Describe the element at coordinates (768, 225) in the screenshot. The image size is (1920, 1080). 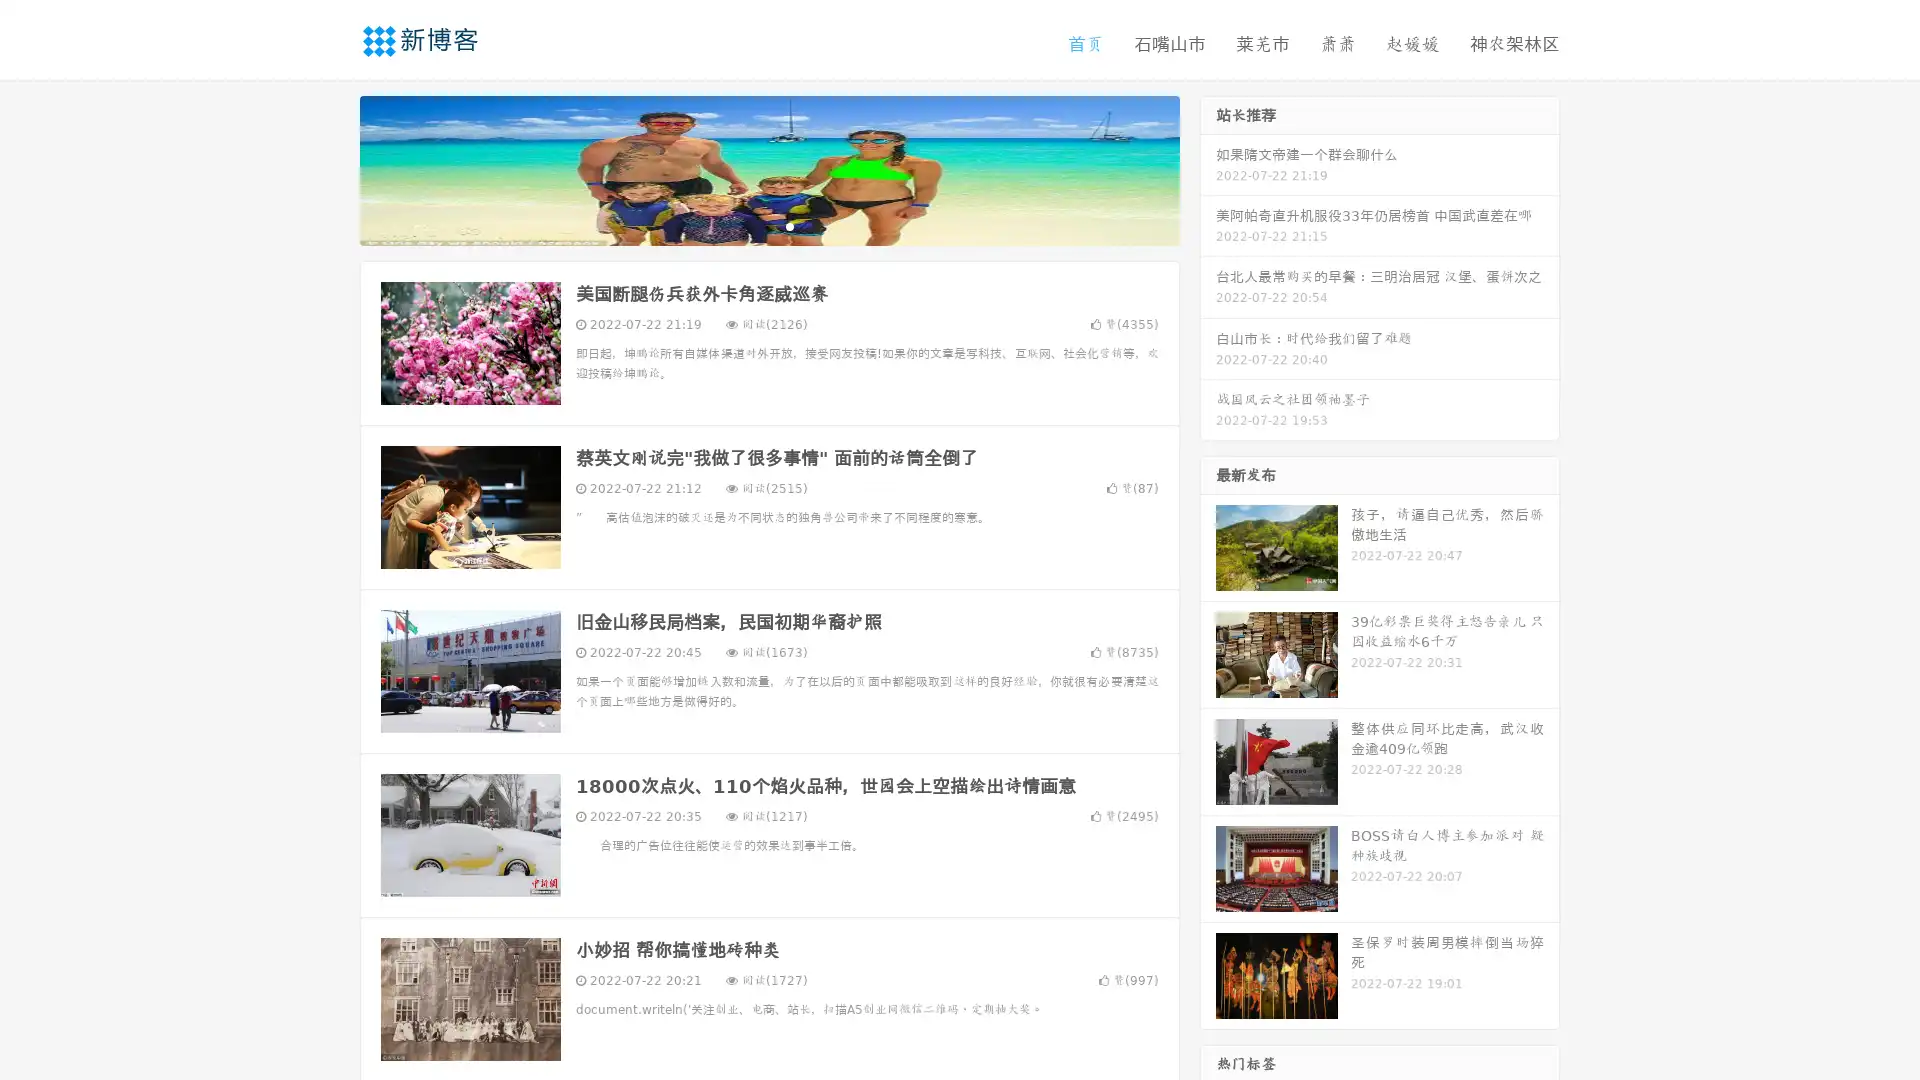
I see `Go to slide 2` at that location.